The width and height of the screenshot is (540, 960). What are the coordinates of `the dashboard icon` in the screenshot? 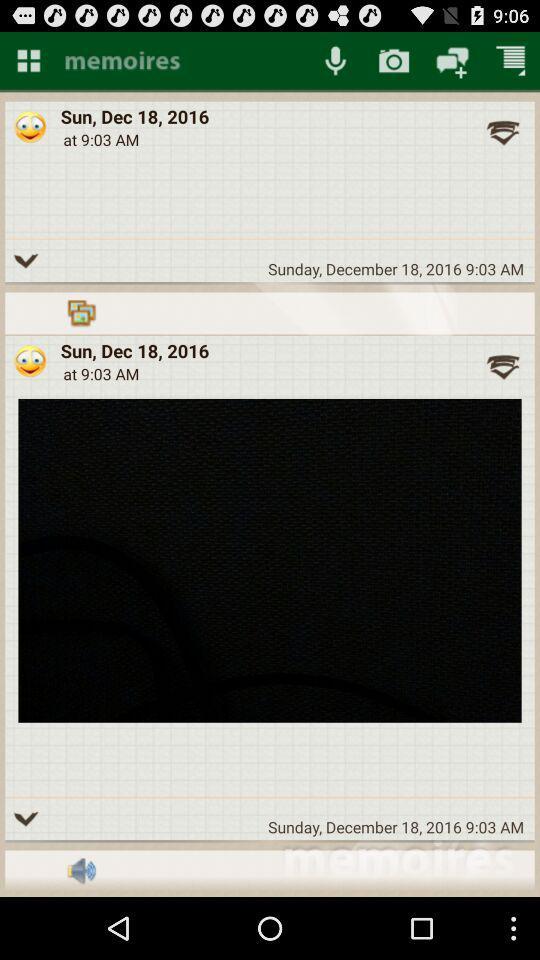 It's located at (27, 64).